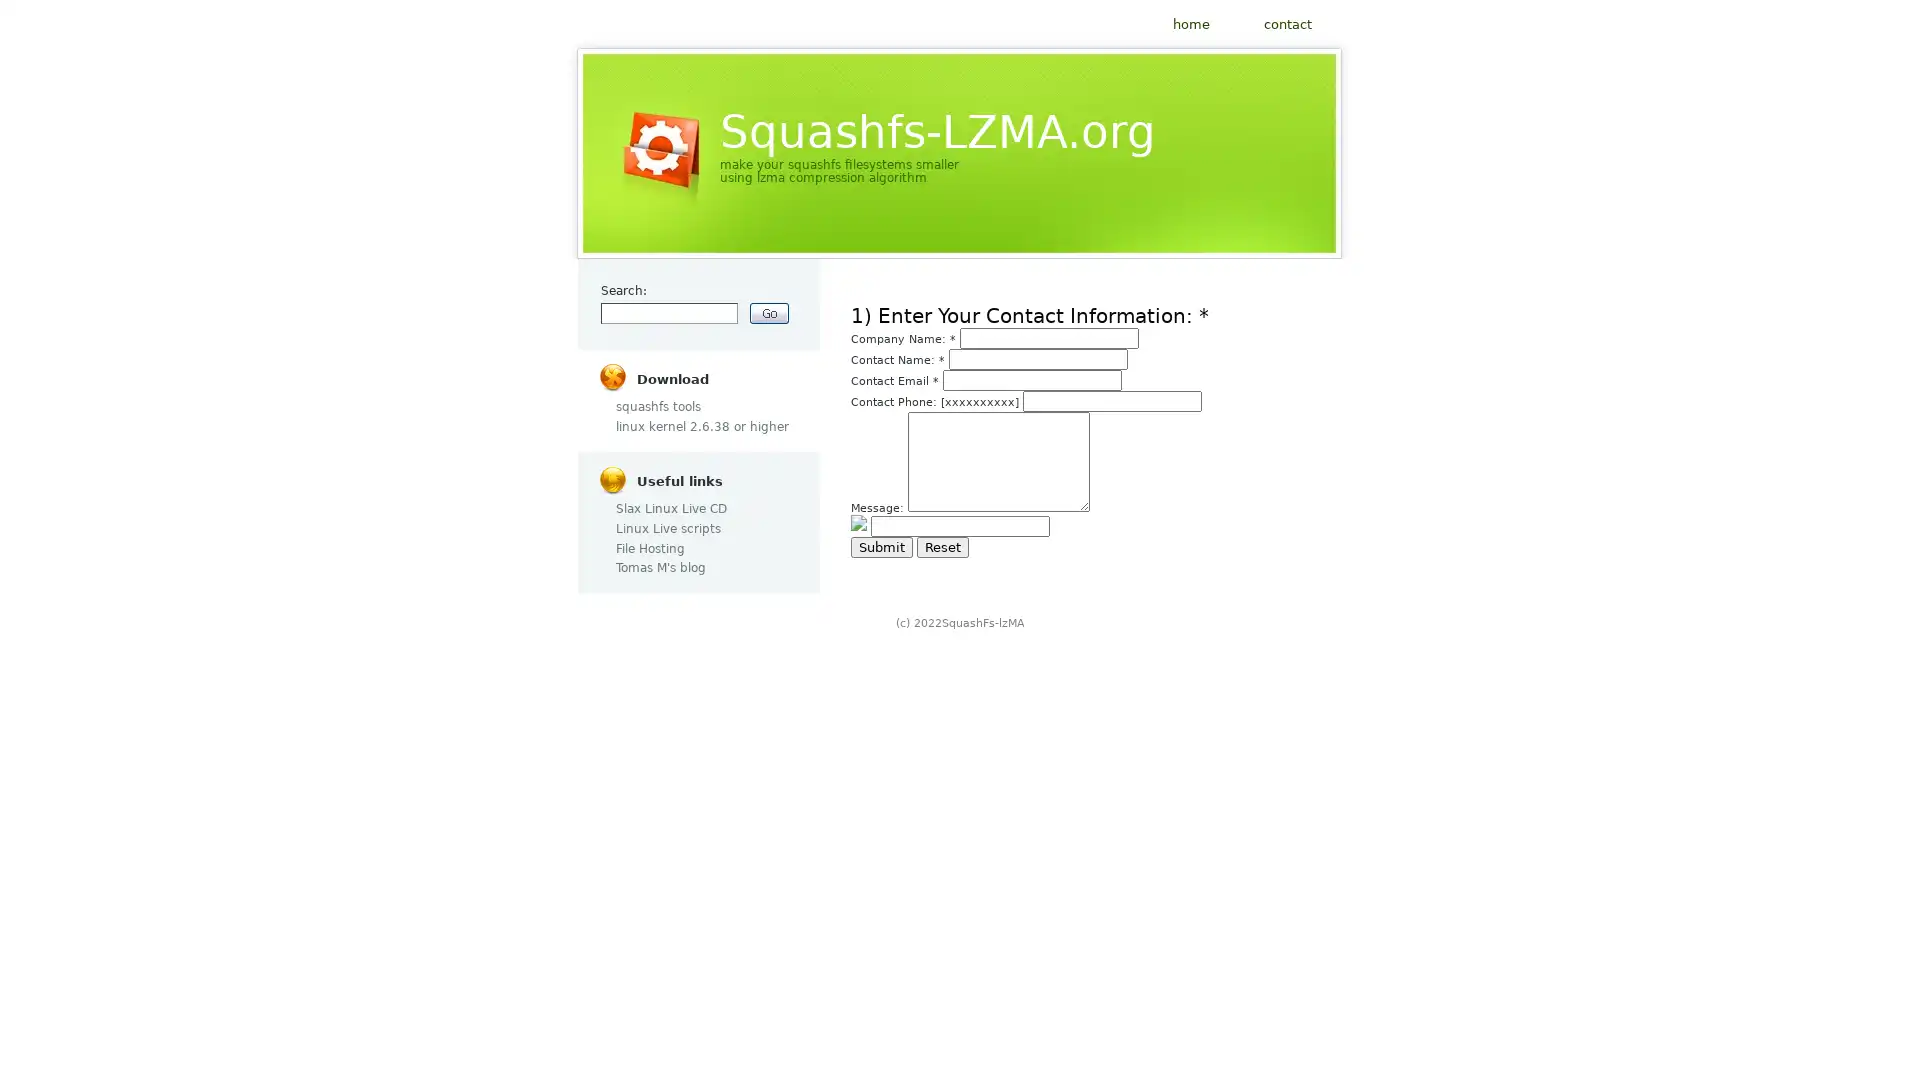 This screenshot has height=1080, width=1920. What do you see at coordinates (768, 313) in the screenshot?
I see `submit` at bounding box center [768, 313].